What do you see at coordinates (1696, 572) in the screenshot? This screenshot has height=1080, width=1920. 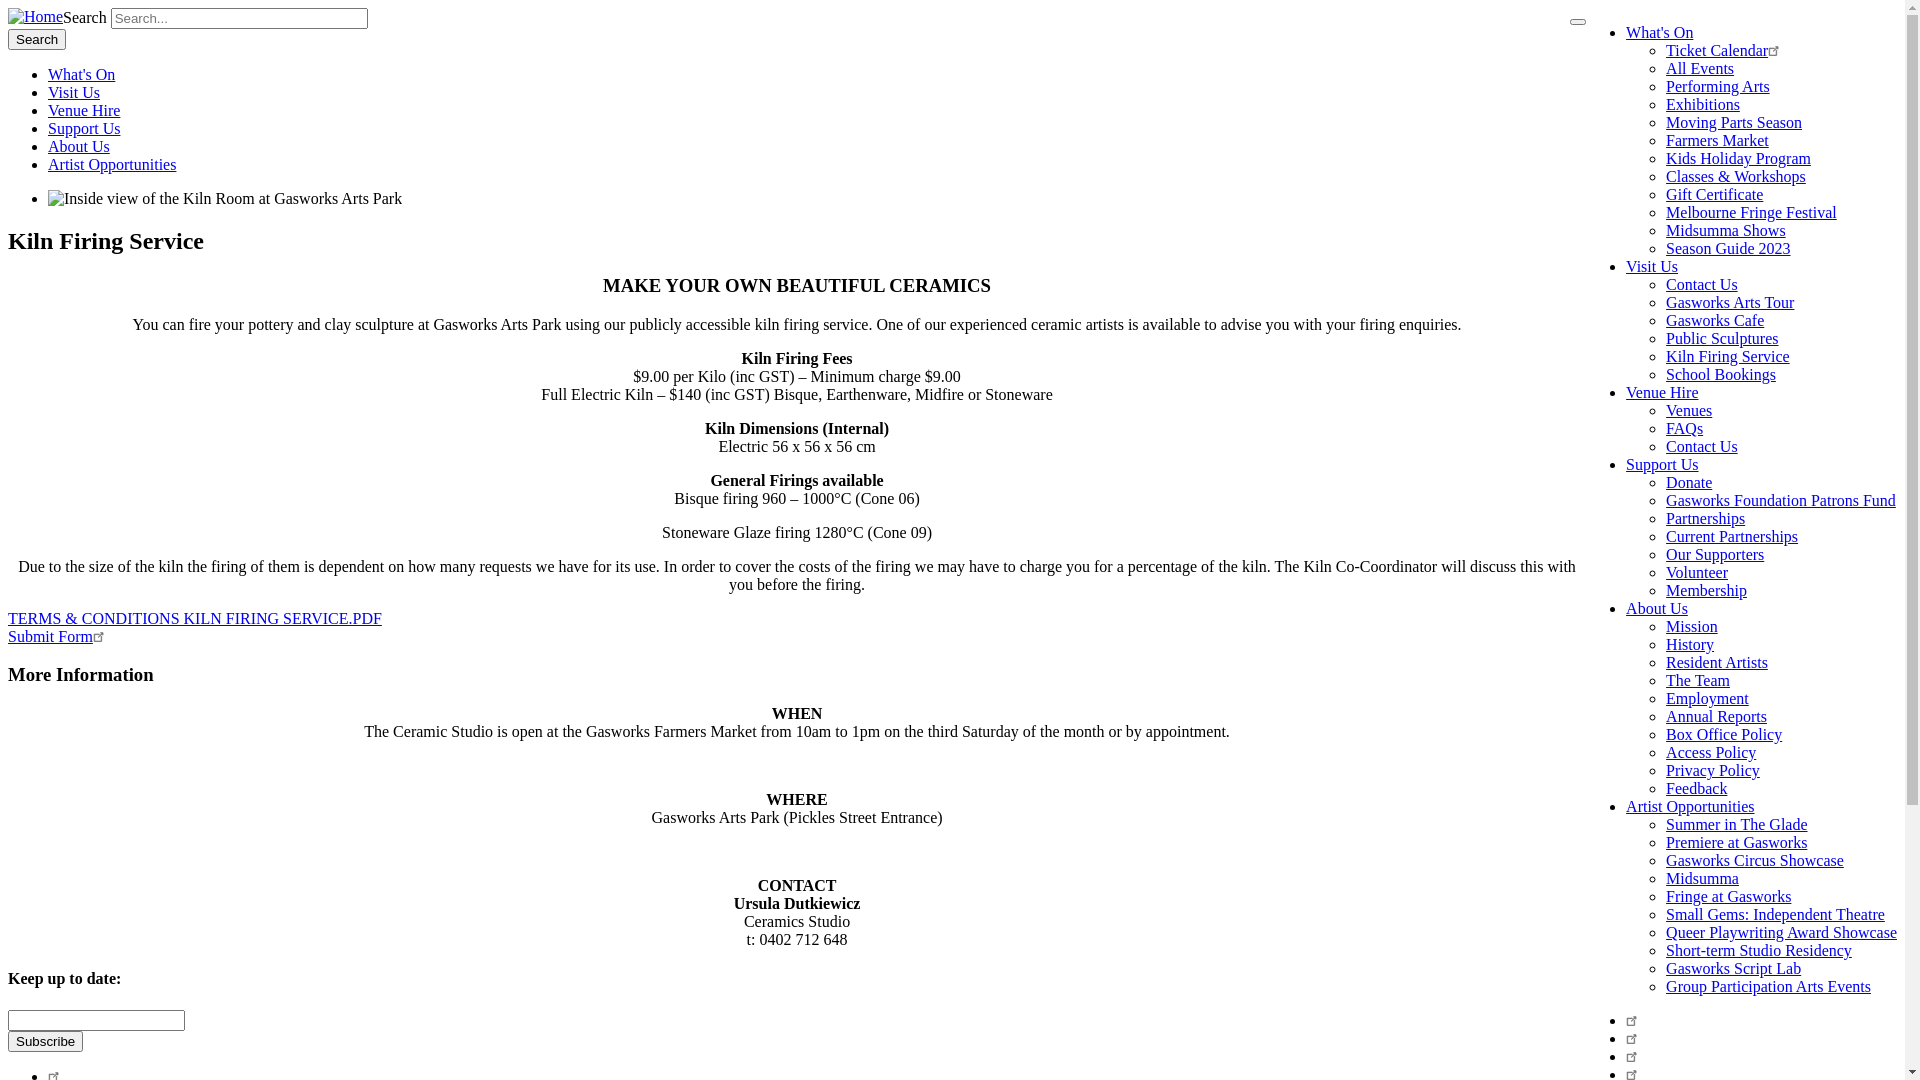 I see `'Volunteer'` at bounding box center [1696, 572].